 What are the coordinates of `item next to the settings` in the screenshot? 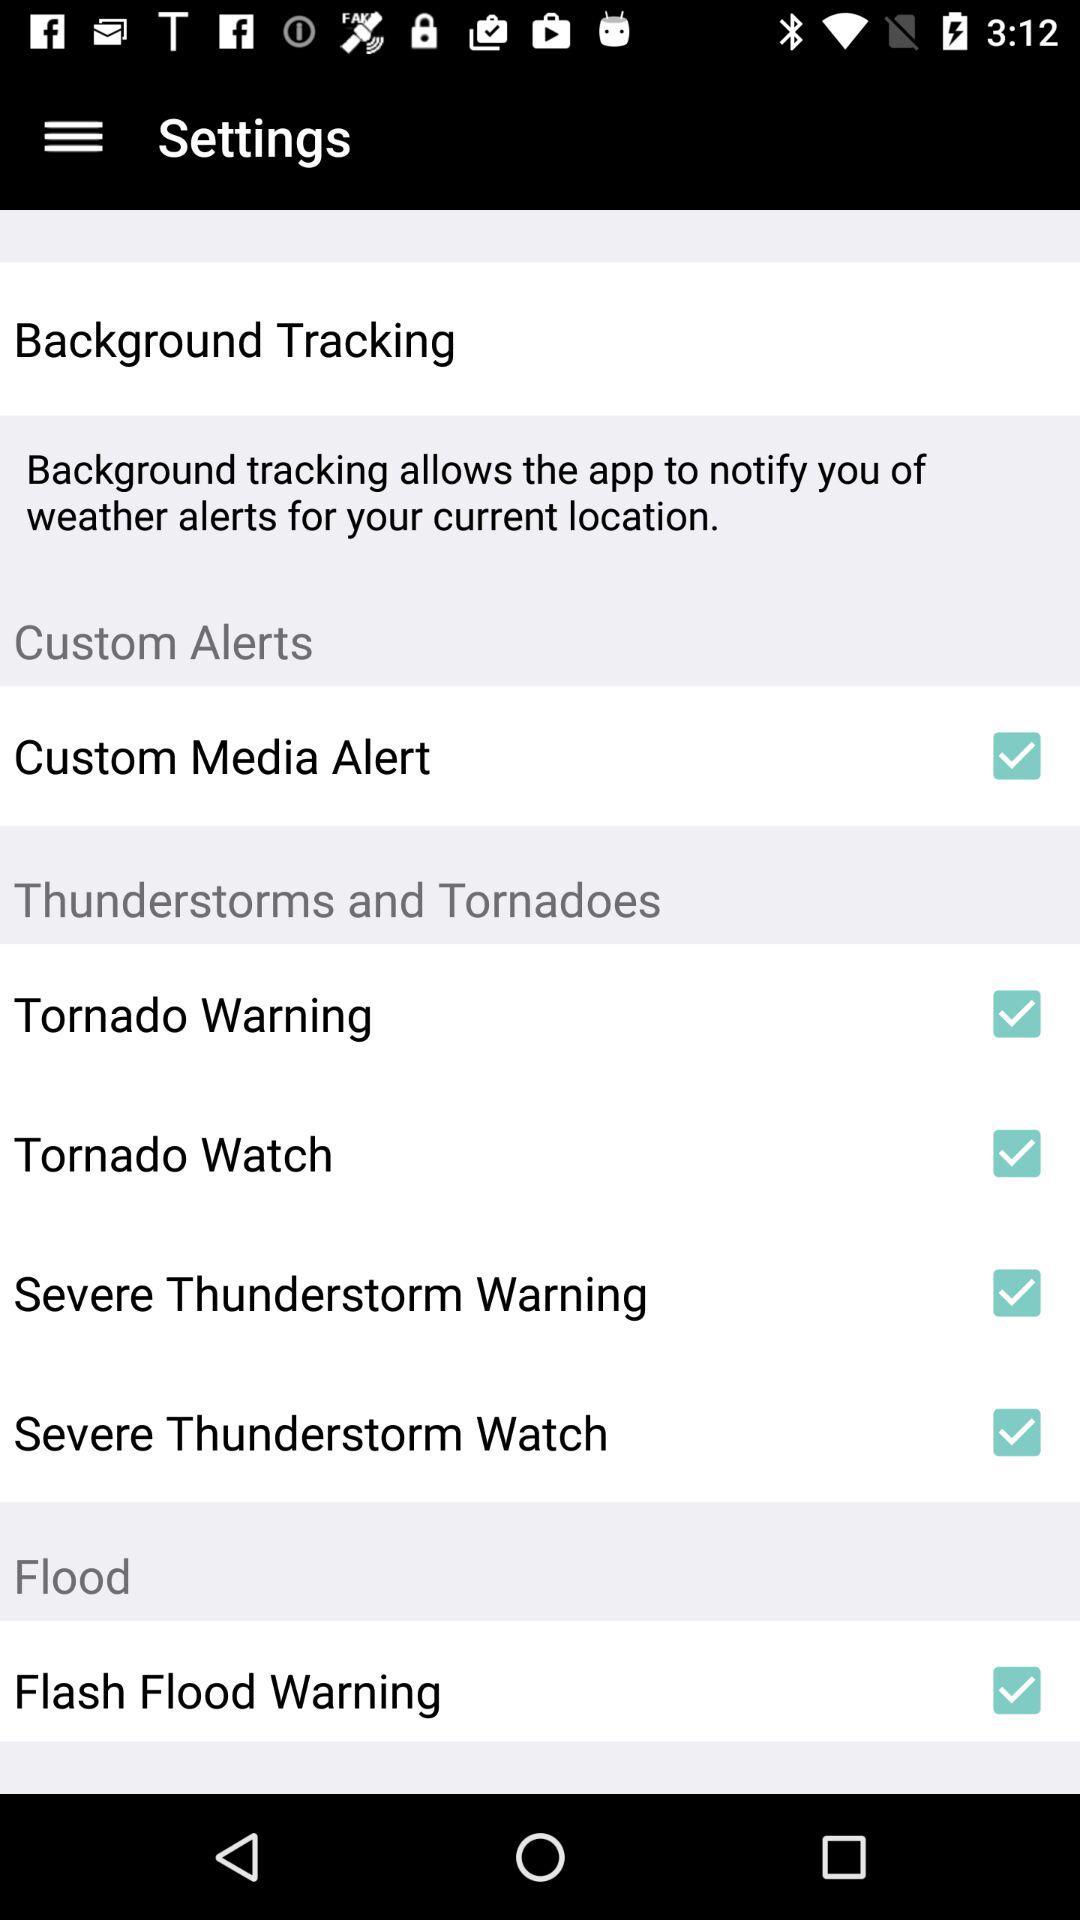 It's located at (72, 135).